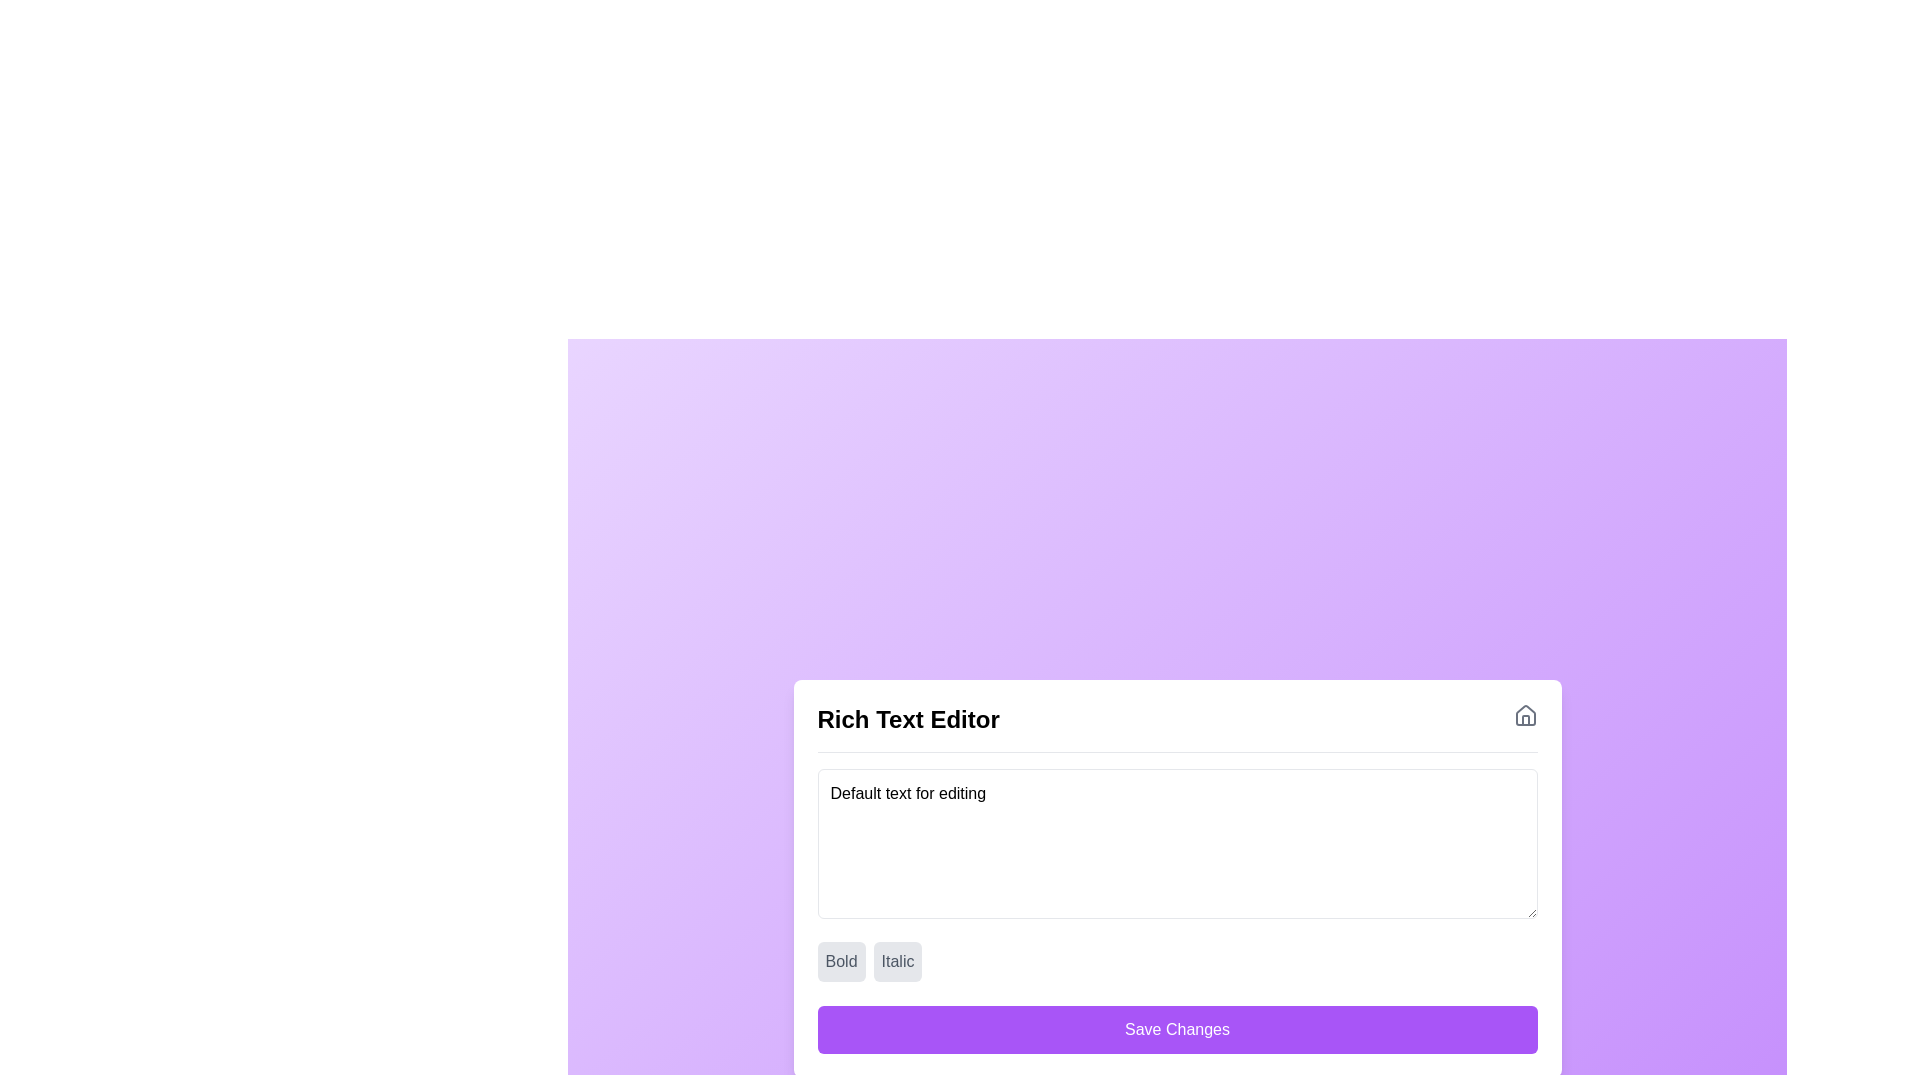 The height and width of the screenshot is (1080, 1920). Describe the element at coordinates (1524, 720) in the screenshot. I see `the house-shaped icon located in the upper-right corner of the interface, which features a rectangular base and a triangular roof with a cut-out detail` at that location.